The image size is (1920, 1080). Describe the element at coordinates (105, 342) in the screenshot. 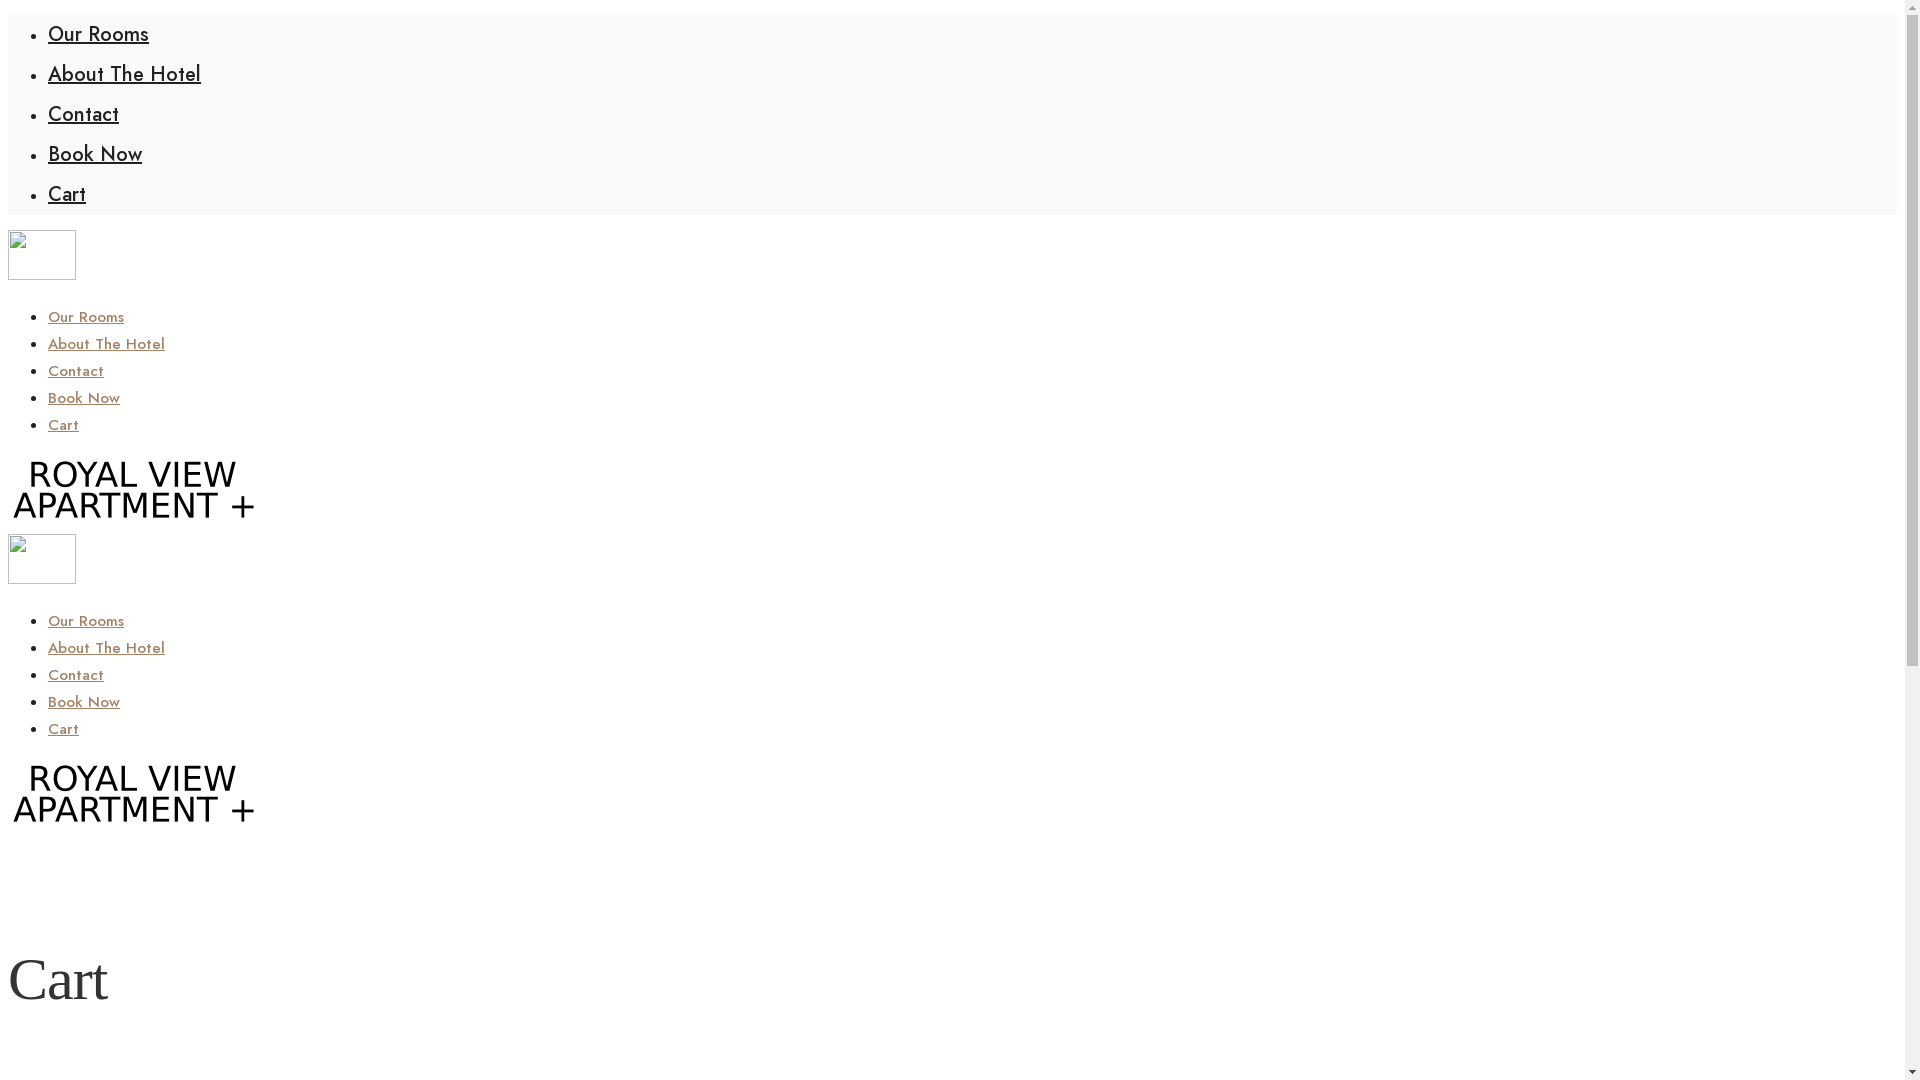

I see `'About The Hotel'` at that location.